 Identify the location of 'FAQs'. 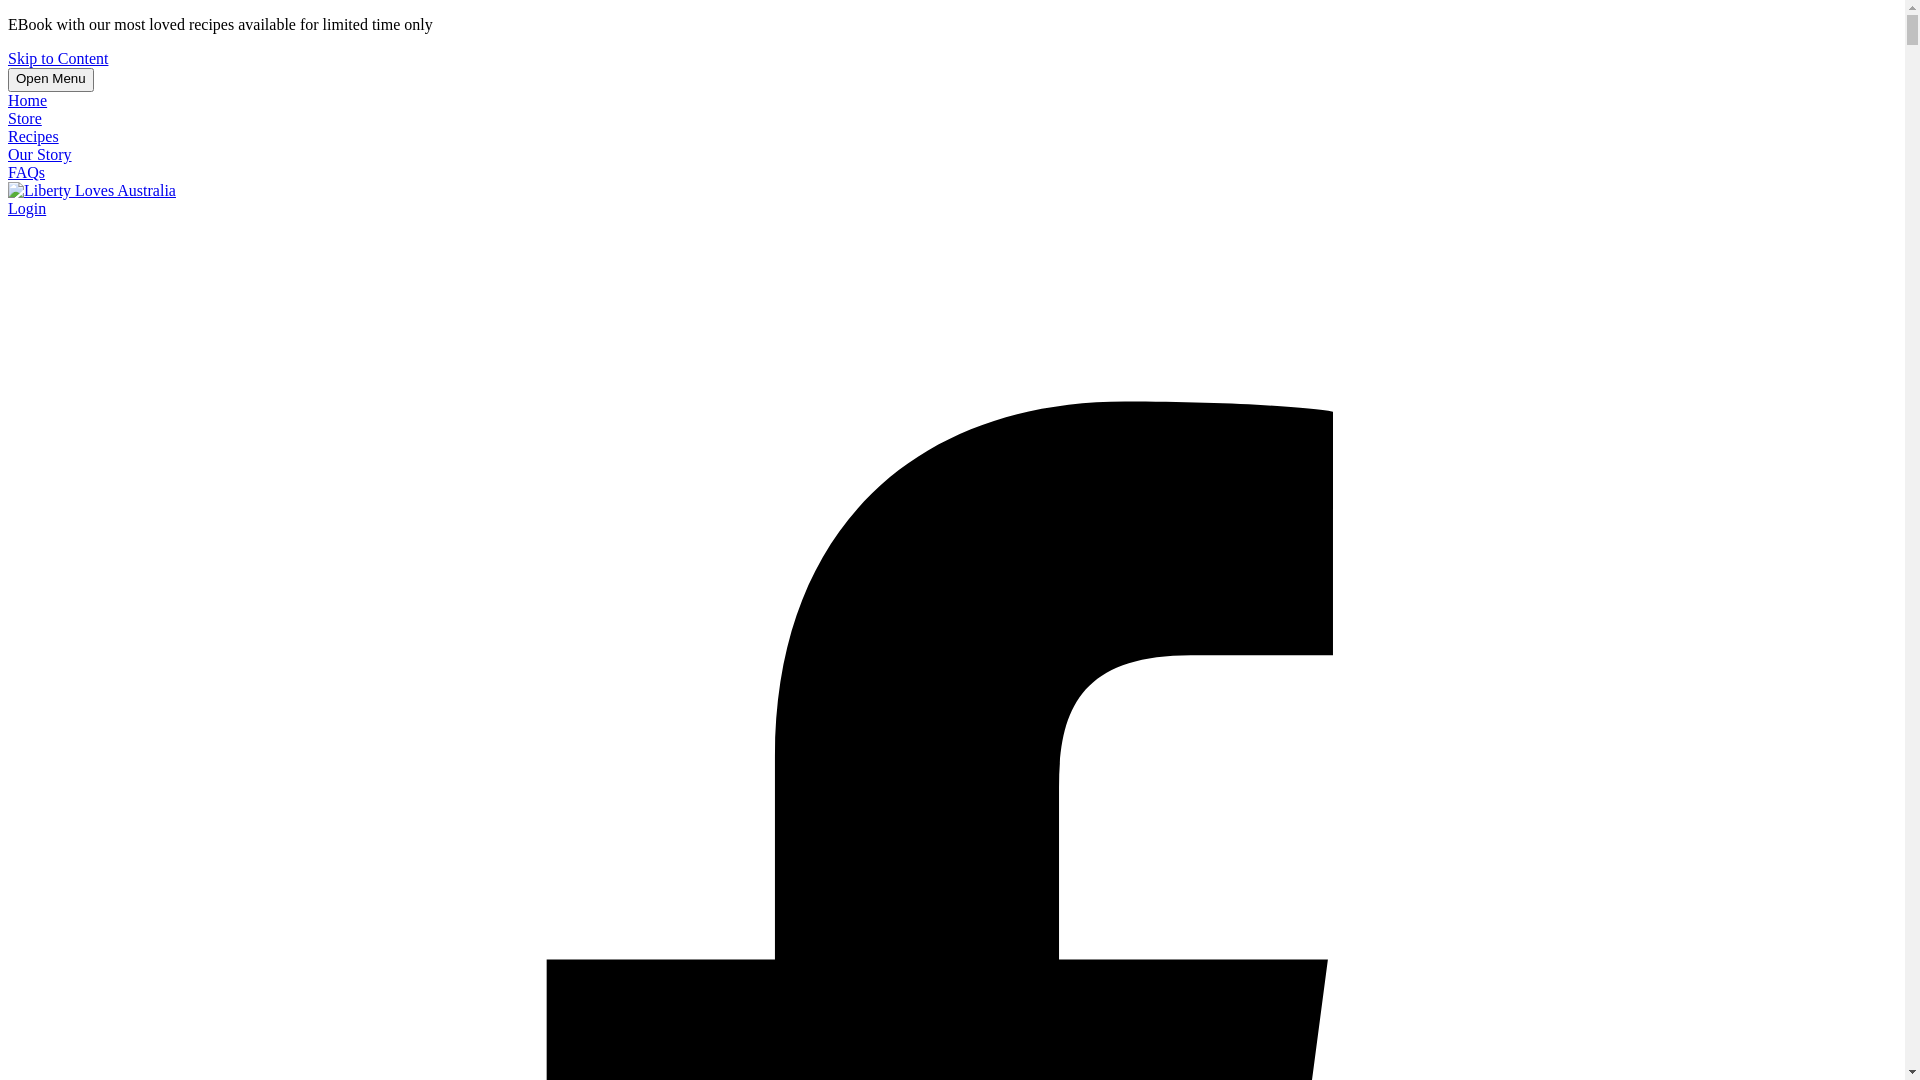
(26, 171).